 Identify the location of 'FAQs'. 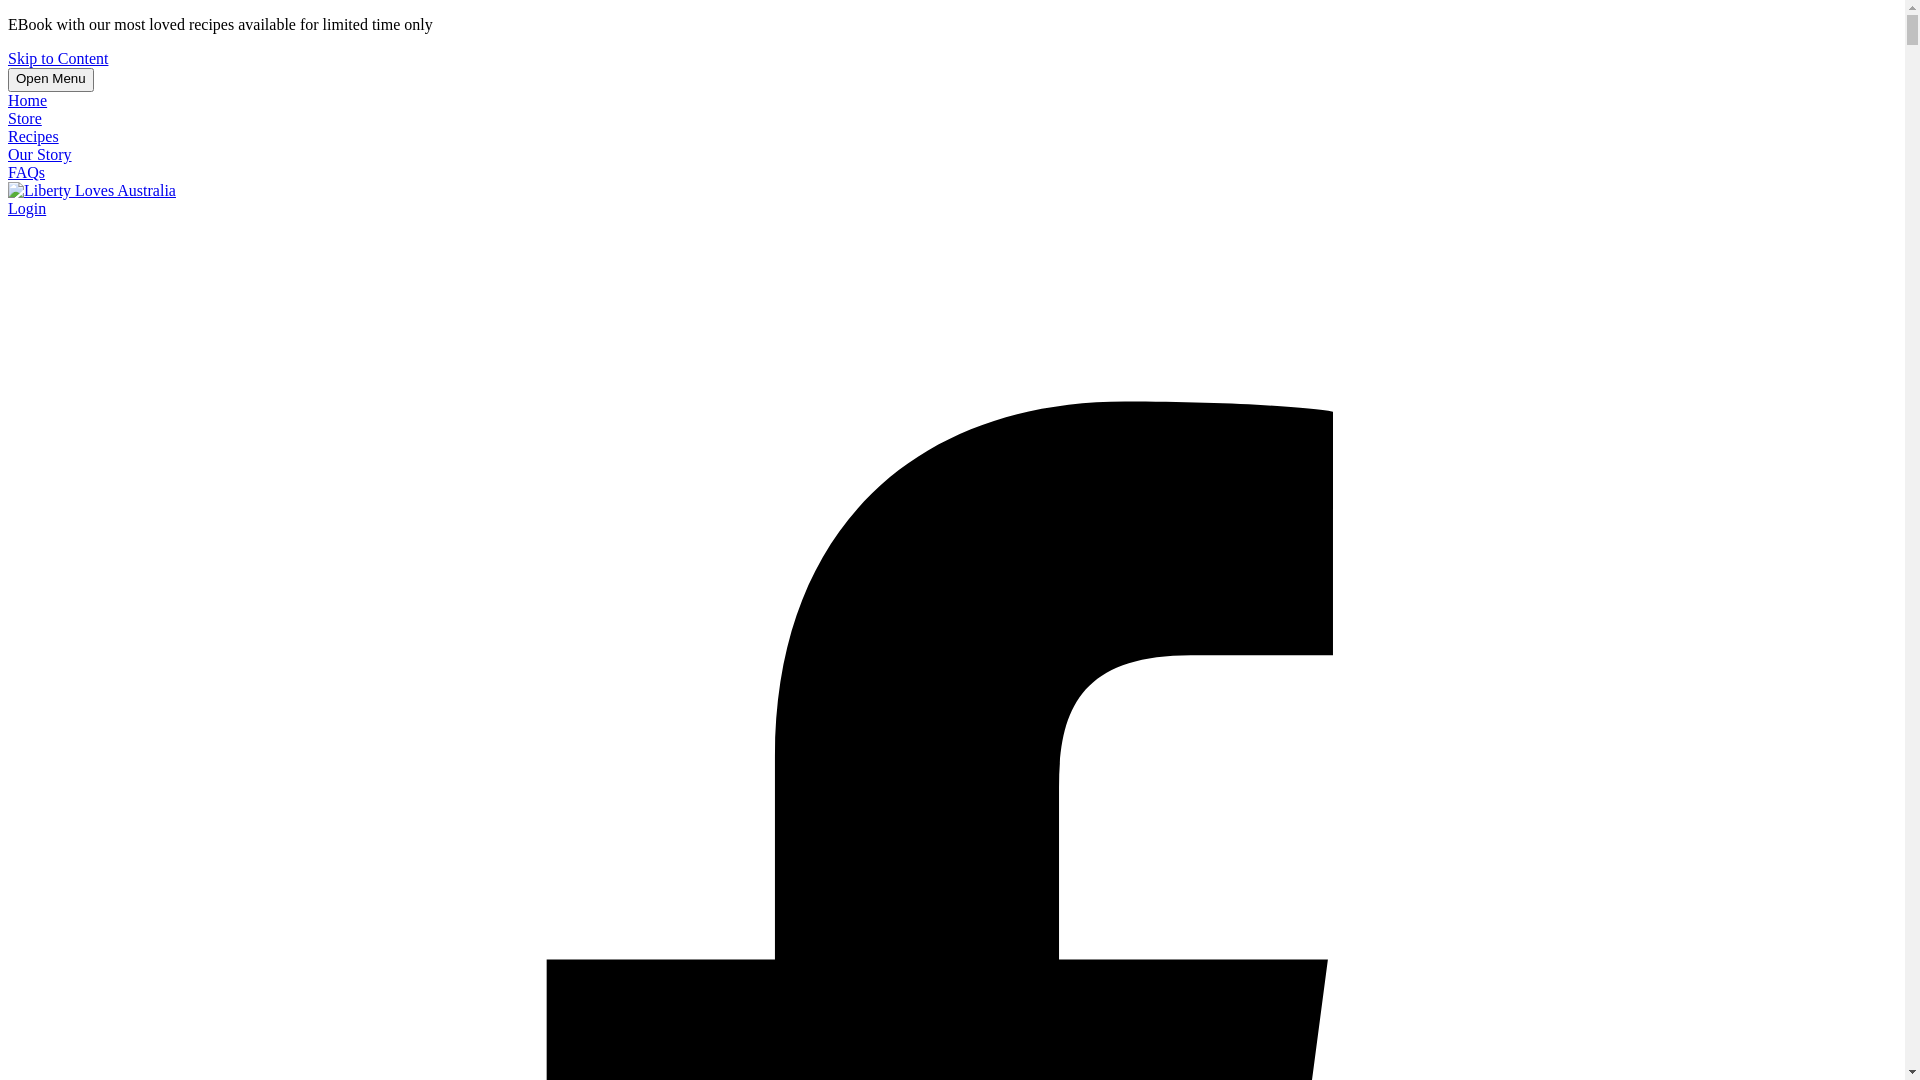
(26, 171).